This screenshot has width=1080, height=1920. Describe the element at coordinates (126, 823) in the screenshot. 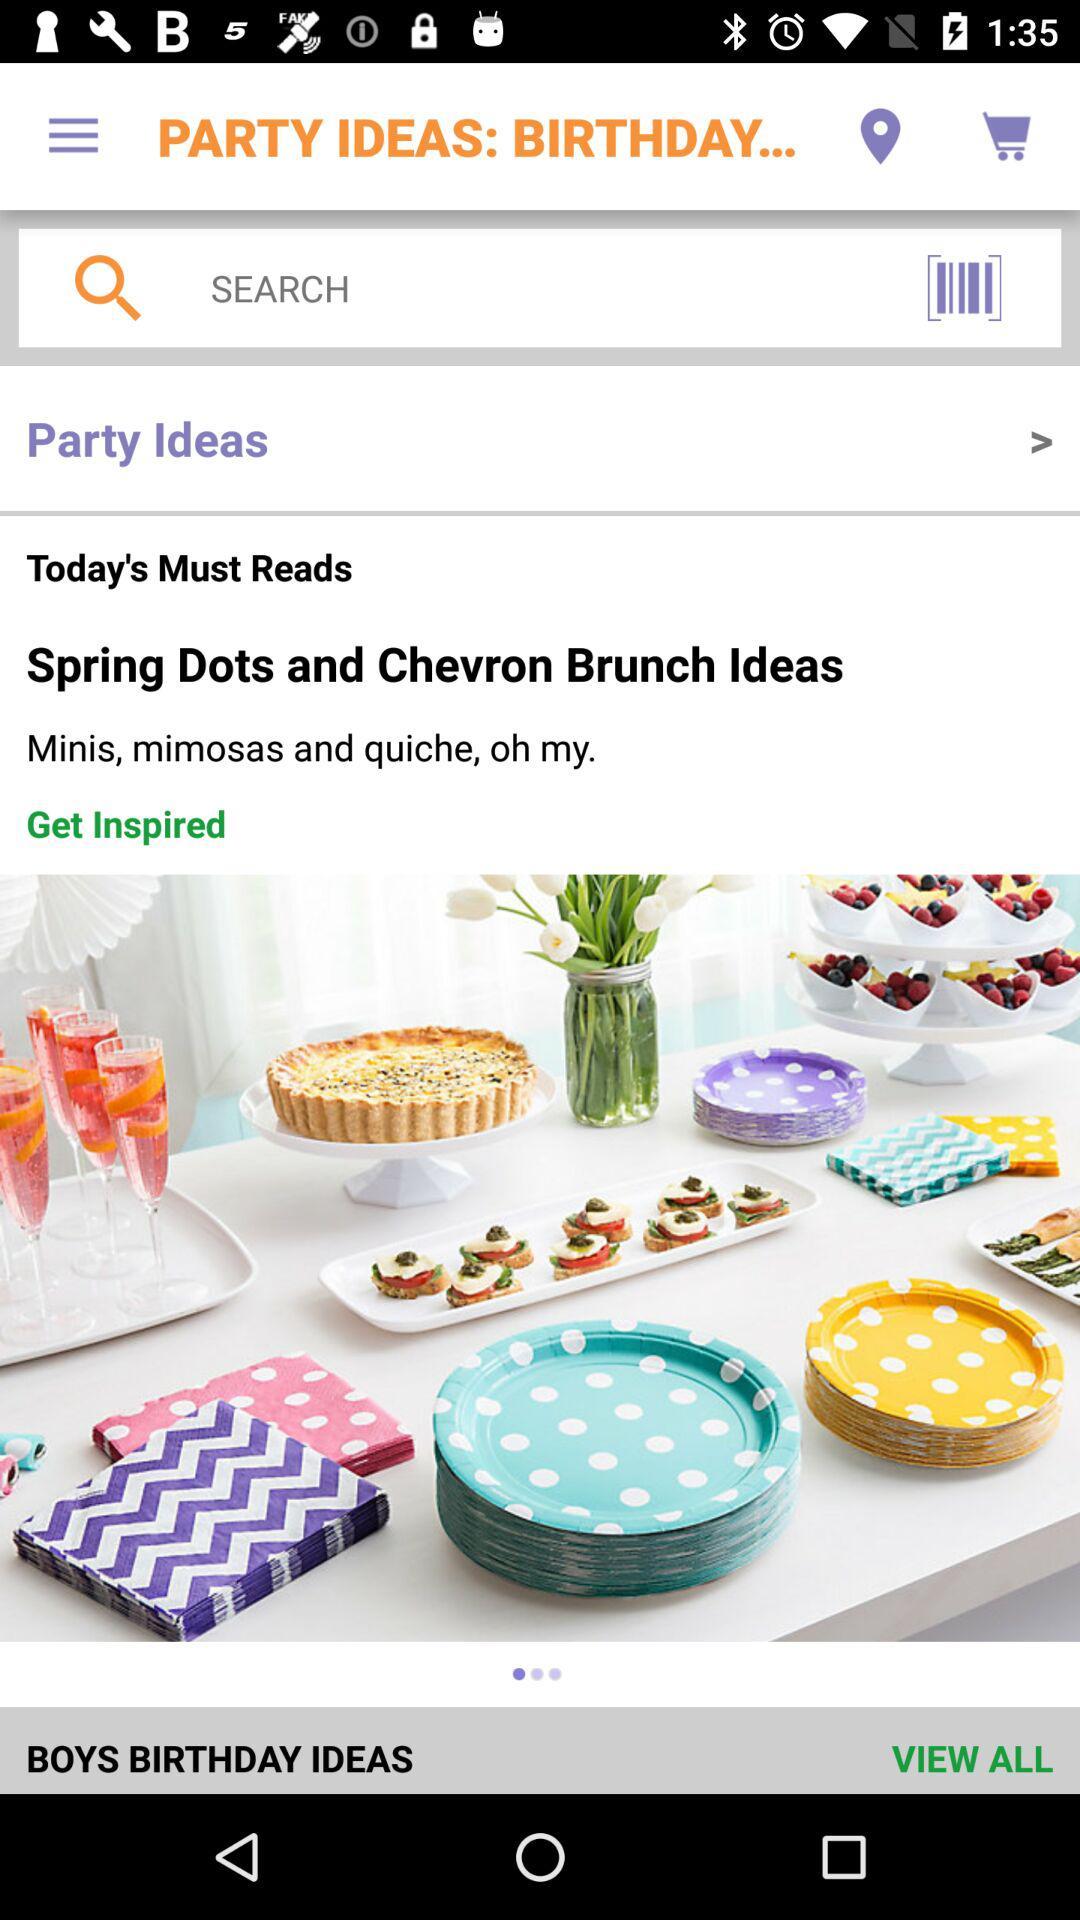

I see `get inspired` at that location.